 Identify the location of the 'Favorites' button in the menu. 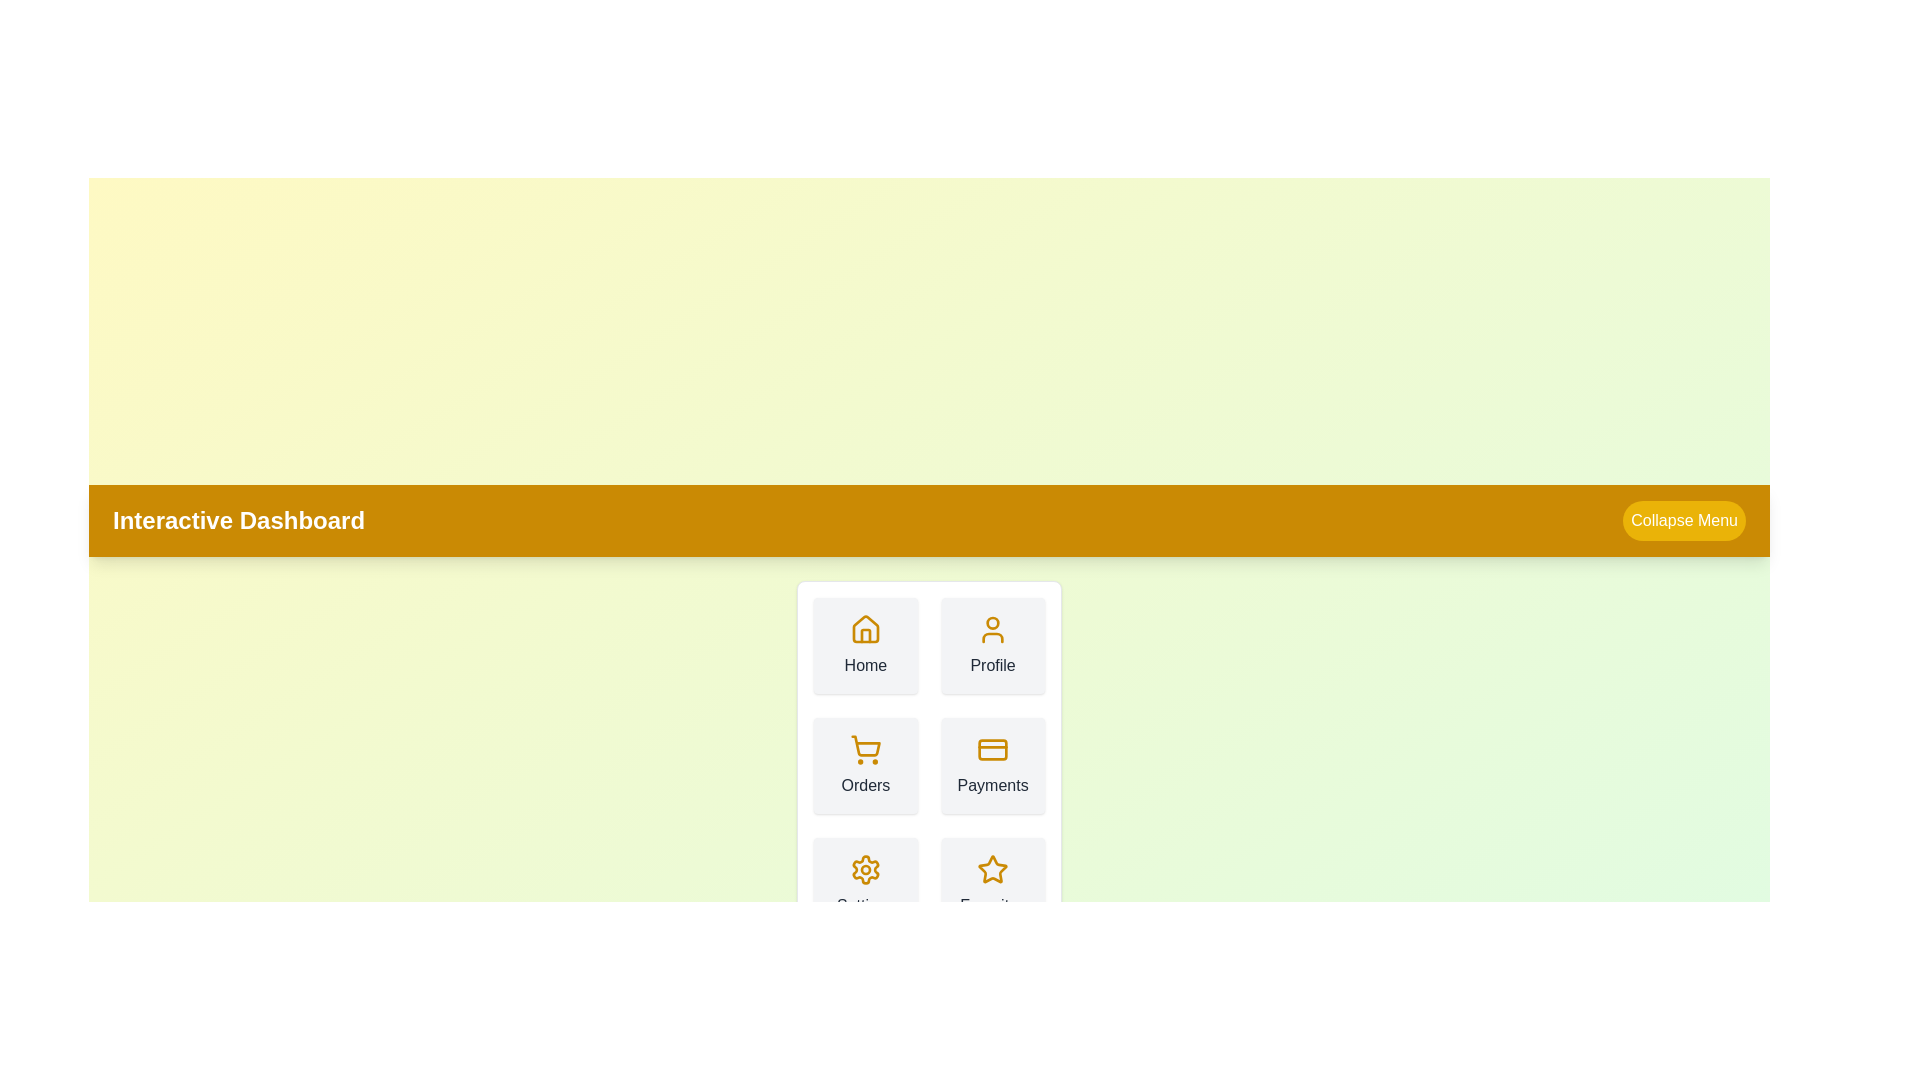
(993, 885).